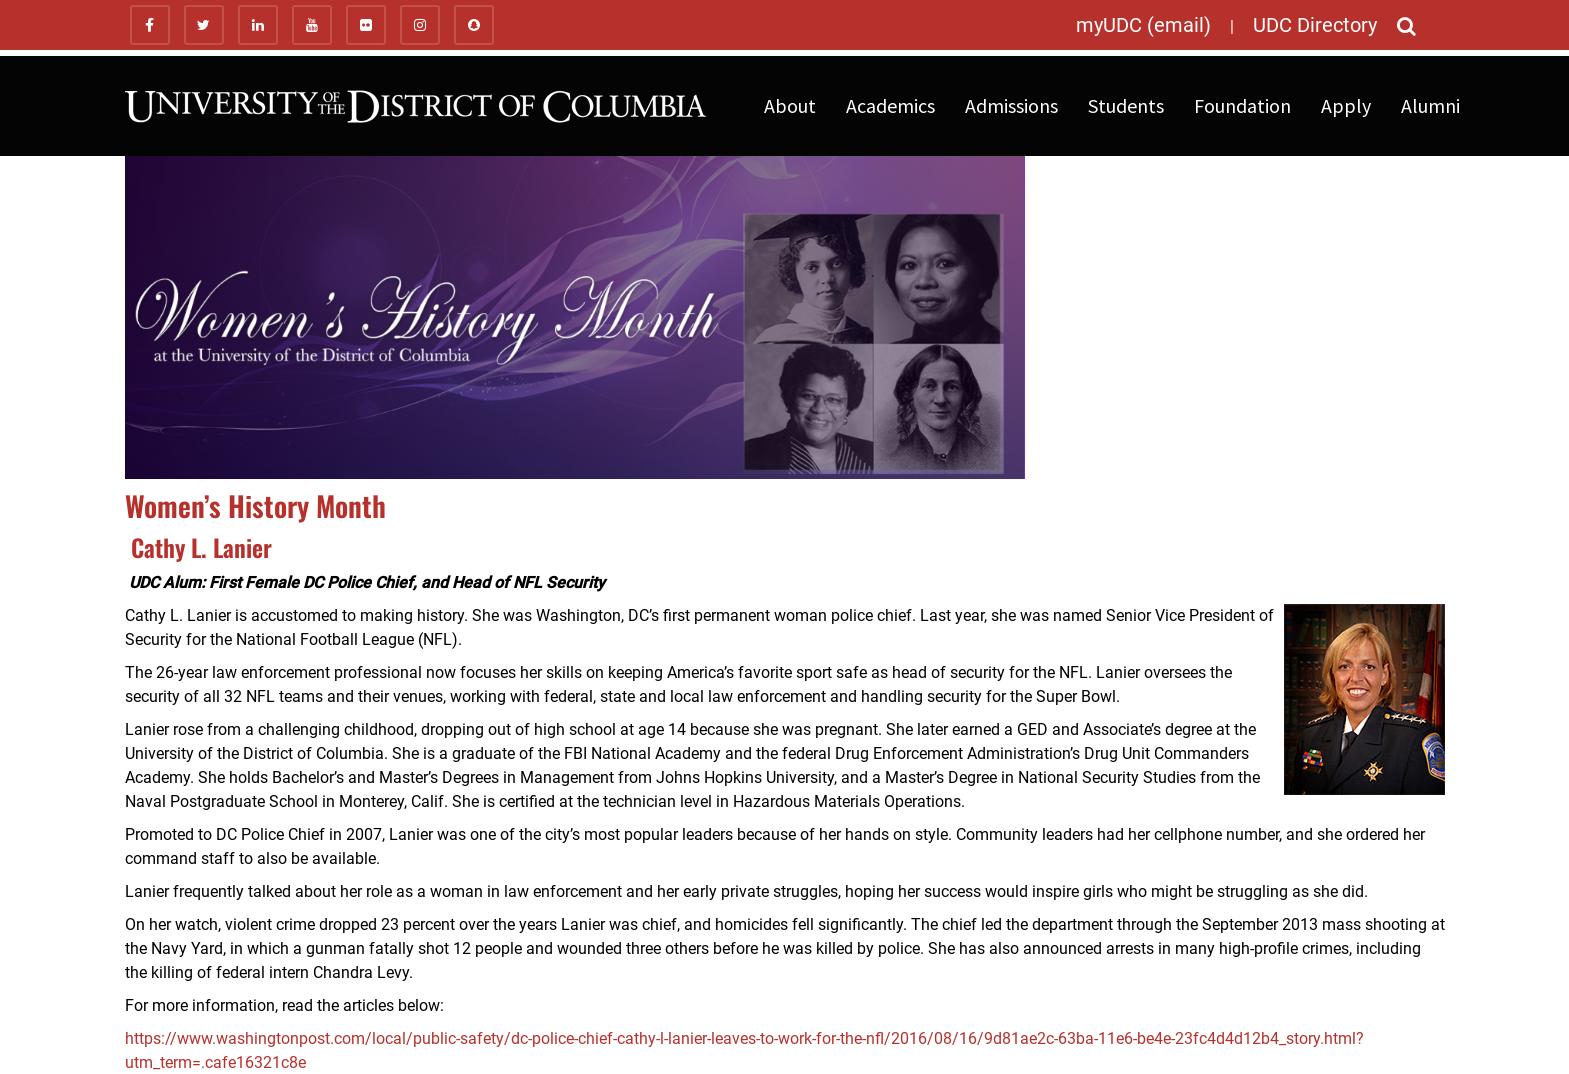 This screenshot has height=1074, width=1569. I want to click on 'UDC Directory', so click(1314, 24).